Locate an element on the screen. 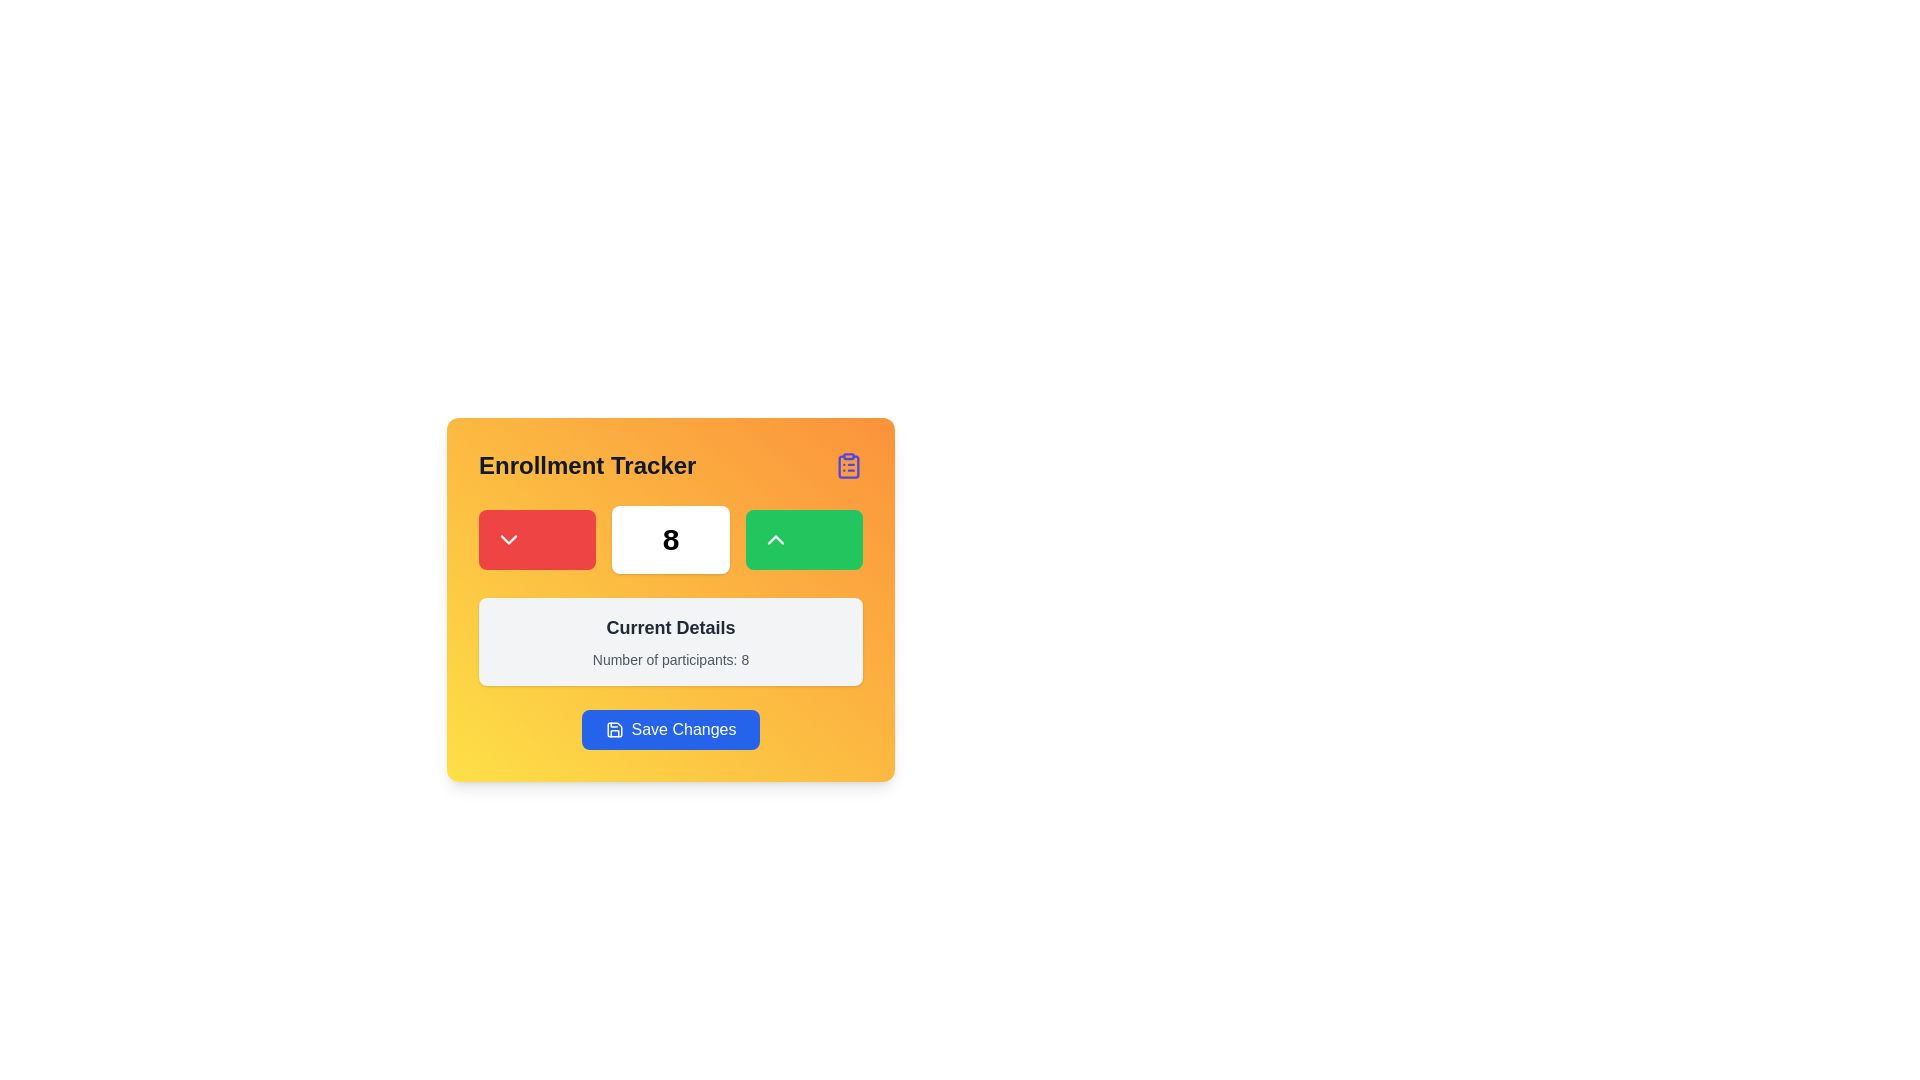  the static text box displaying the number '8' in bold black font, which is centrally positioned within a white rectangular box with rounded corners, located in the 'Enrollment Tracker' interface is located at coordinates (671, 540).